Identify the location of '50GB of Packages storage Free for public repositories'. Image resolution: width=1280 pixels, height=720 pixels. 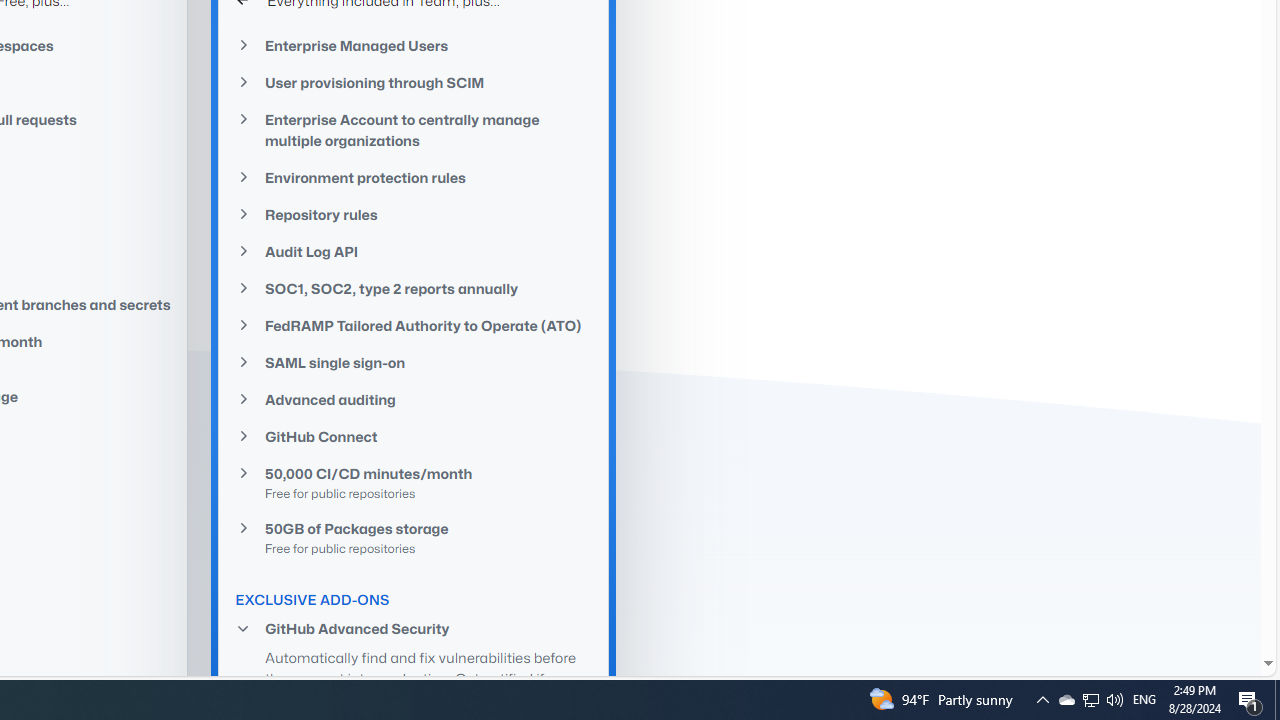
(413, 536).